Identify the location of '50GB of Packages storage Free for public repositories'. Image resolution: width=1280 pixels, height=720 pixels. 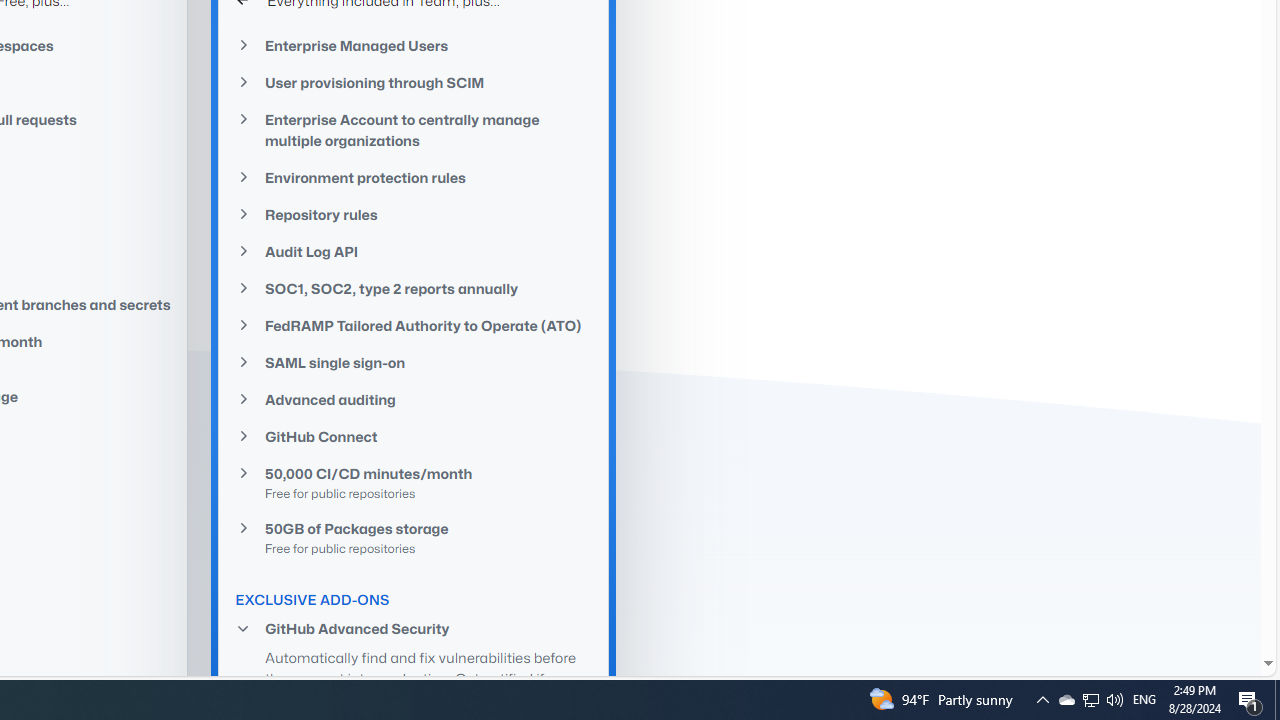
(413, 536).